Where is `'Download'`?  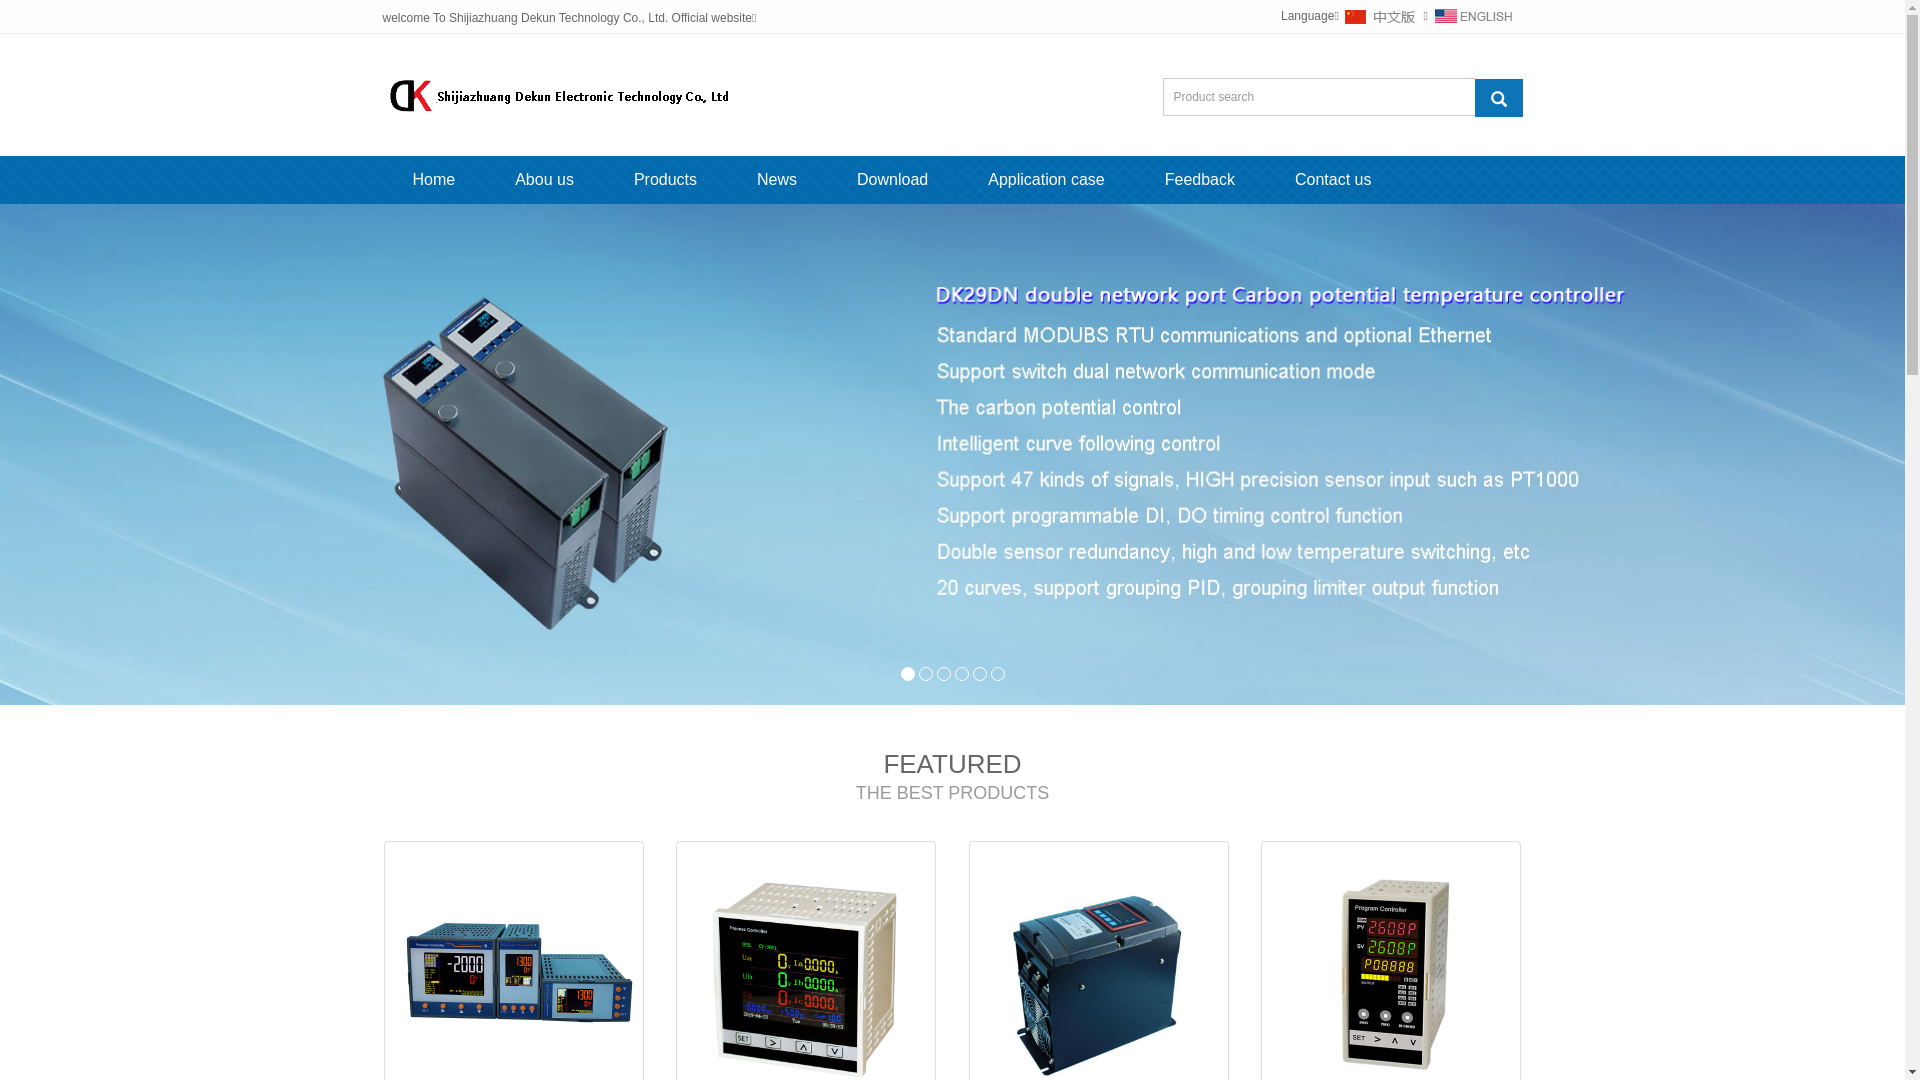
'Download' is located at coordinates (891, 180).